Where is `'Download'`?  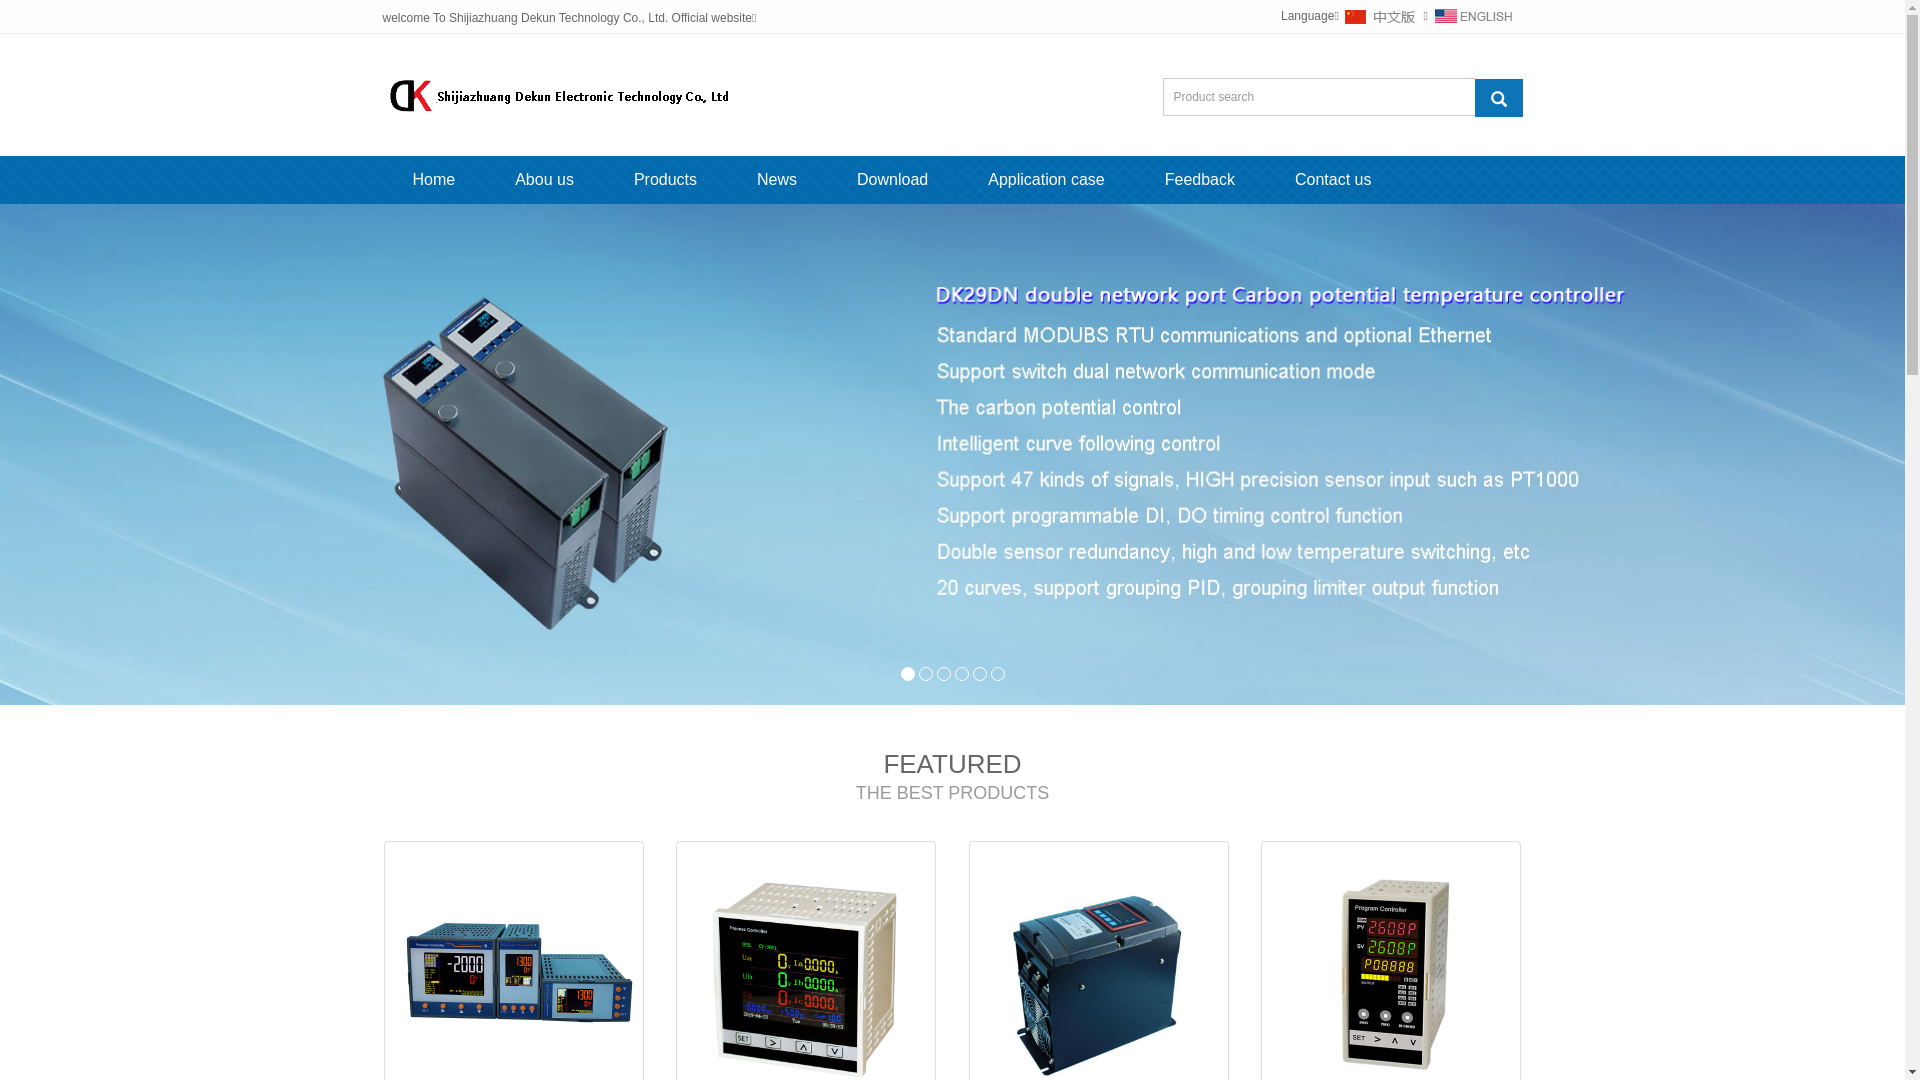
'Download' is located at coordinates (891, 180).